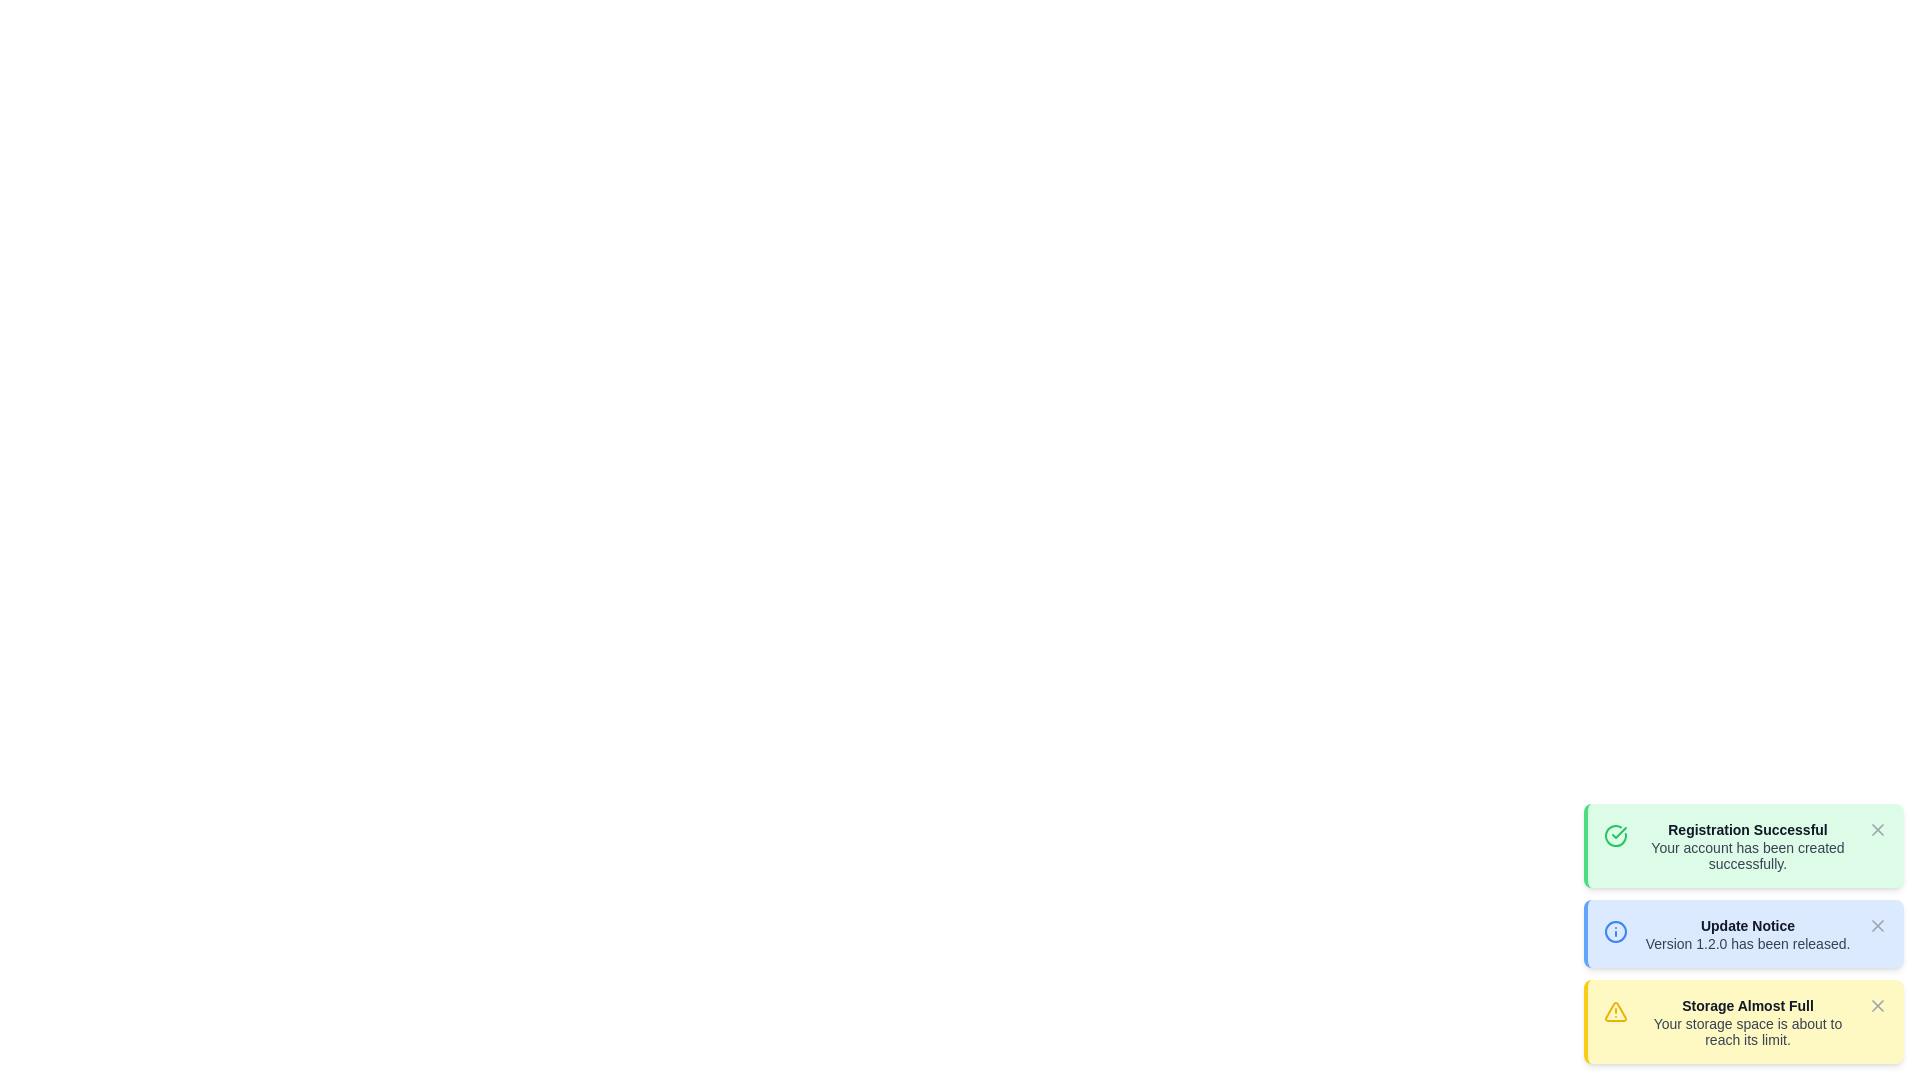 The width and height of the screenshot is (1920, 1080). Describe the element at coordinates (1616, 1011) in the screenshot. I see `the warning icon indicating that storage is nearing its limit, located in the yellow box with the text 'Storage Almost Full.'` at that location.